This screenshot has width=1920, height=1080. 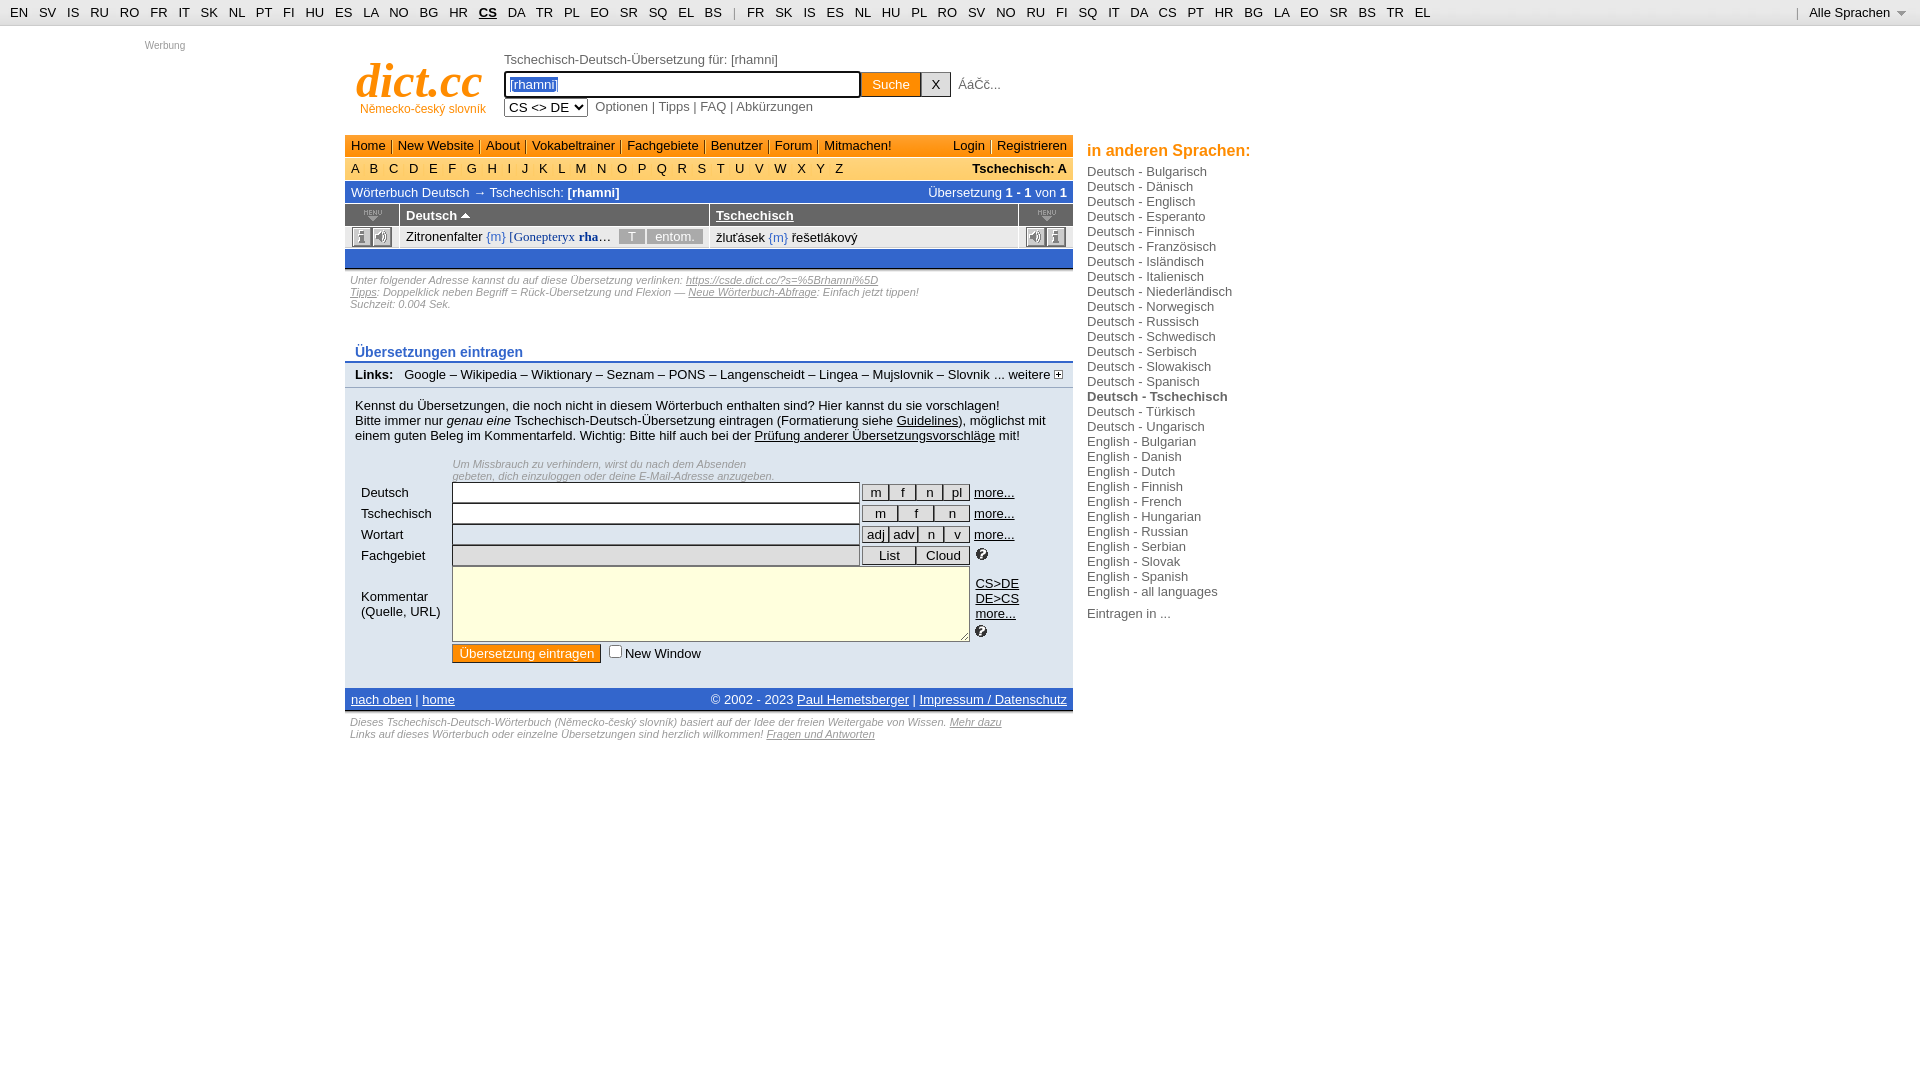 I want to click on 'more...', so click(x=993, y=492).